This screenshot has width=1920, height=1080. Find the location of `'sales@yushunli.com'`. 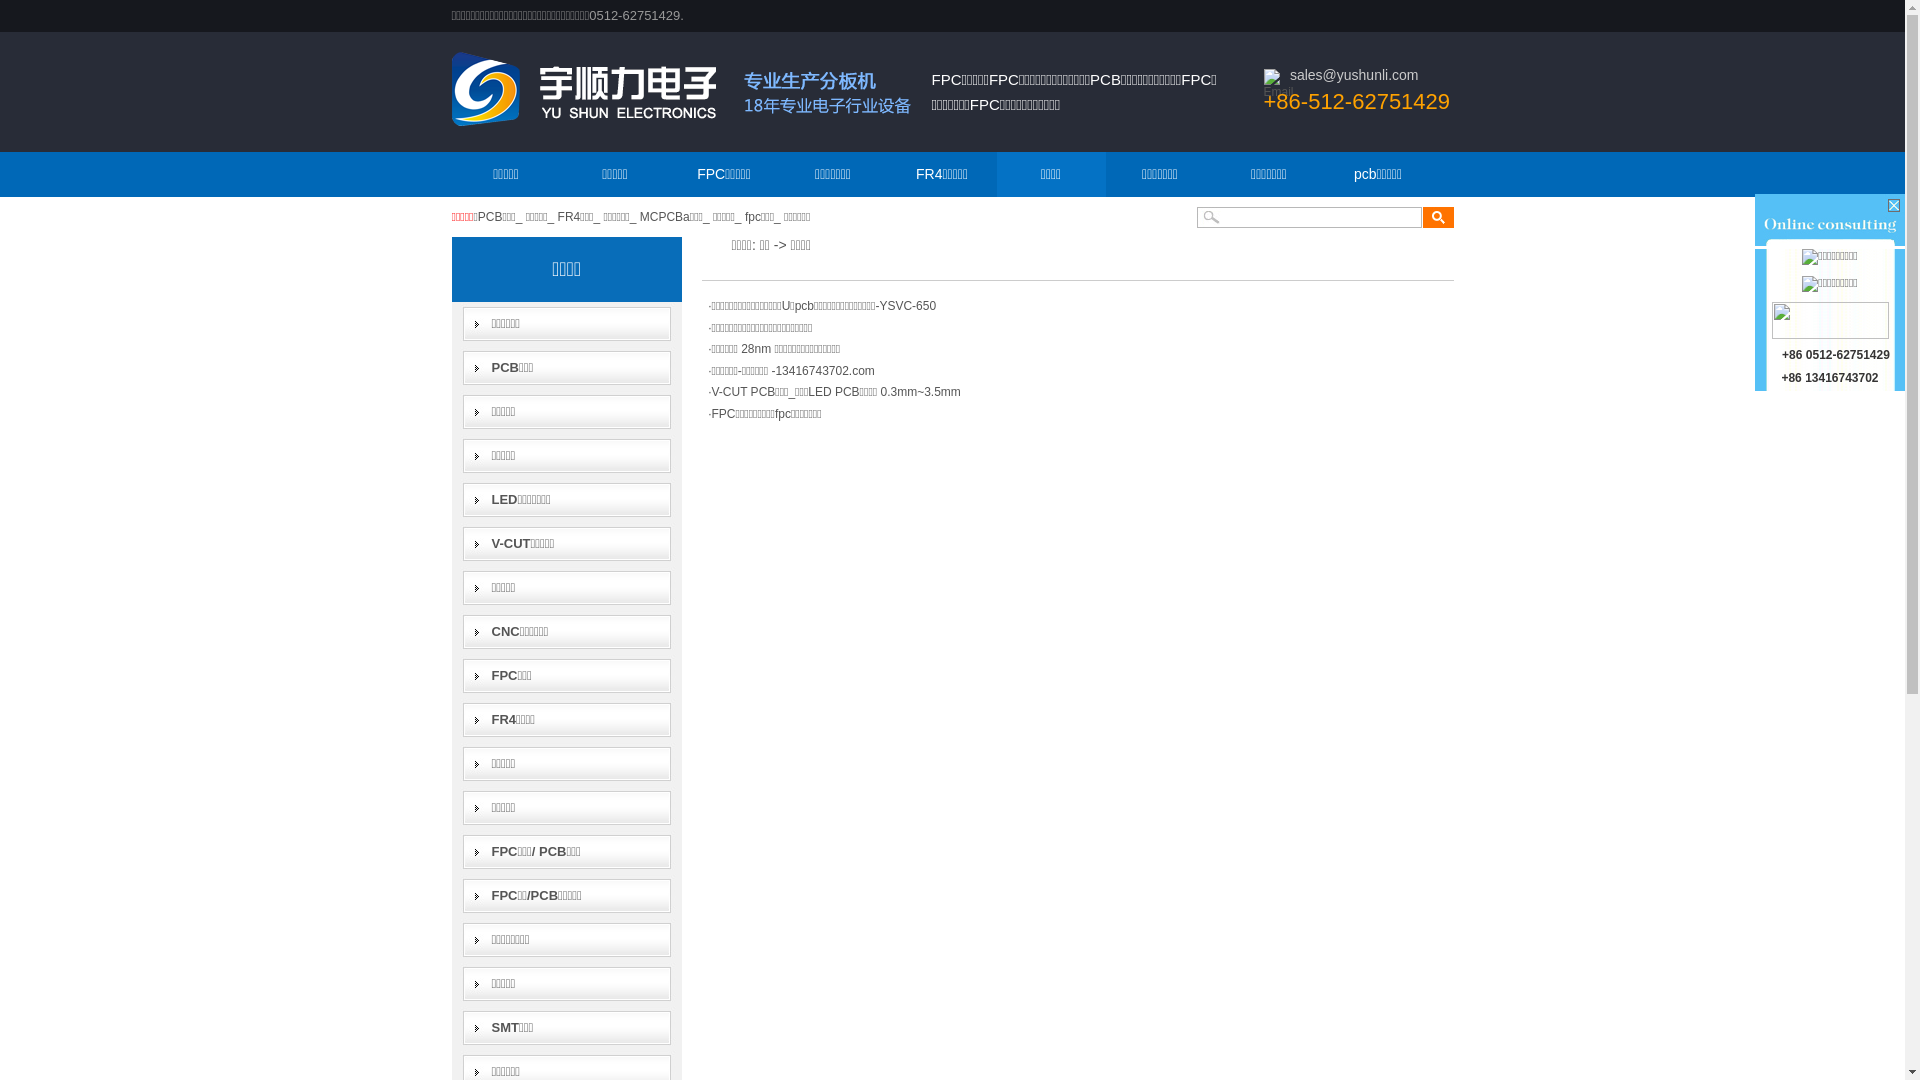

'sales@yushunli.com' is located at coordinates (1354, 73).